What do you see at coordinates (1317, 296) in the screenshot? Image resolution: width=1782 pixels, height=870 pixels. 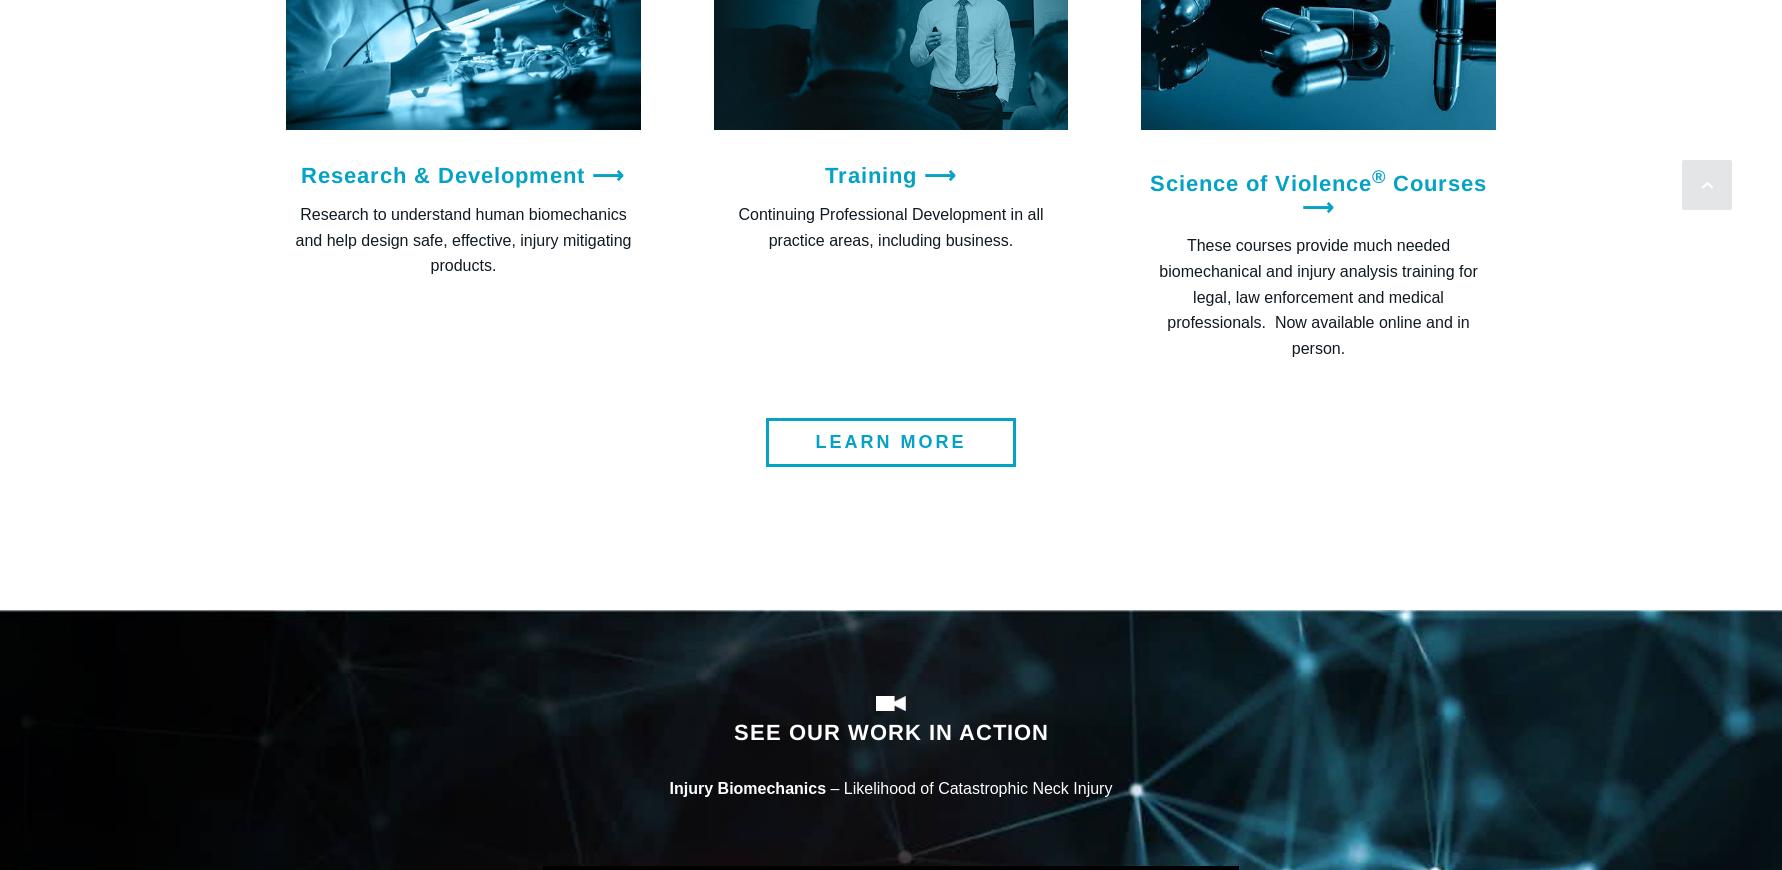 I see `'These courses provide much needed biomechanical and injury analysis training for legal, law enforcement and medical professionals.  Now available online and in person.'` at bounding box center [1317, 296].